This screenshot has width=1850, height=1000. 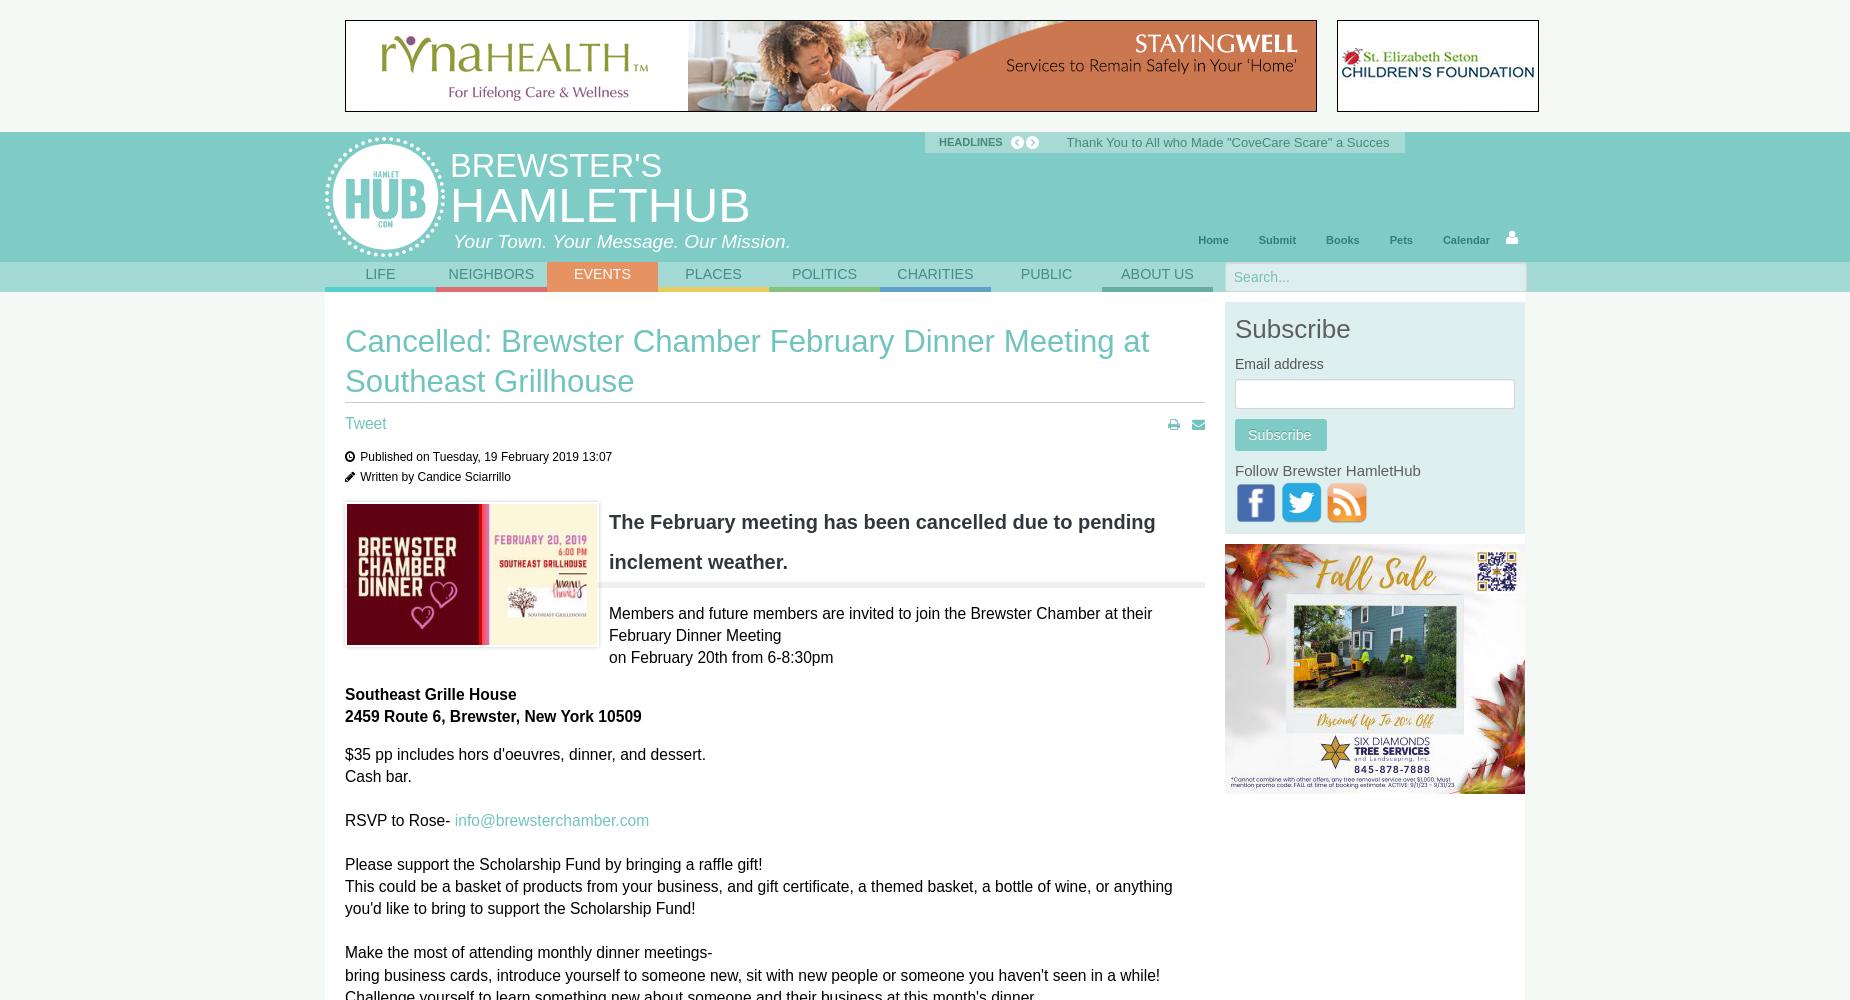 I want to click on 'This could be a basket of products from your business, and gift certificate, a themed basket, a bottle of wine, or anything you'd like to bring to support the Scholarship Fund!', so click(x=758, y=897).